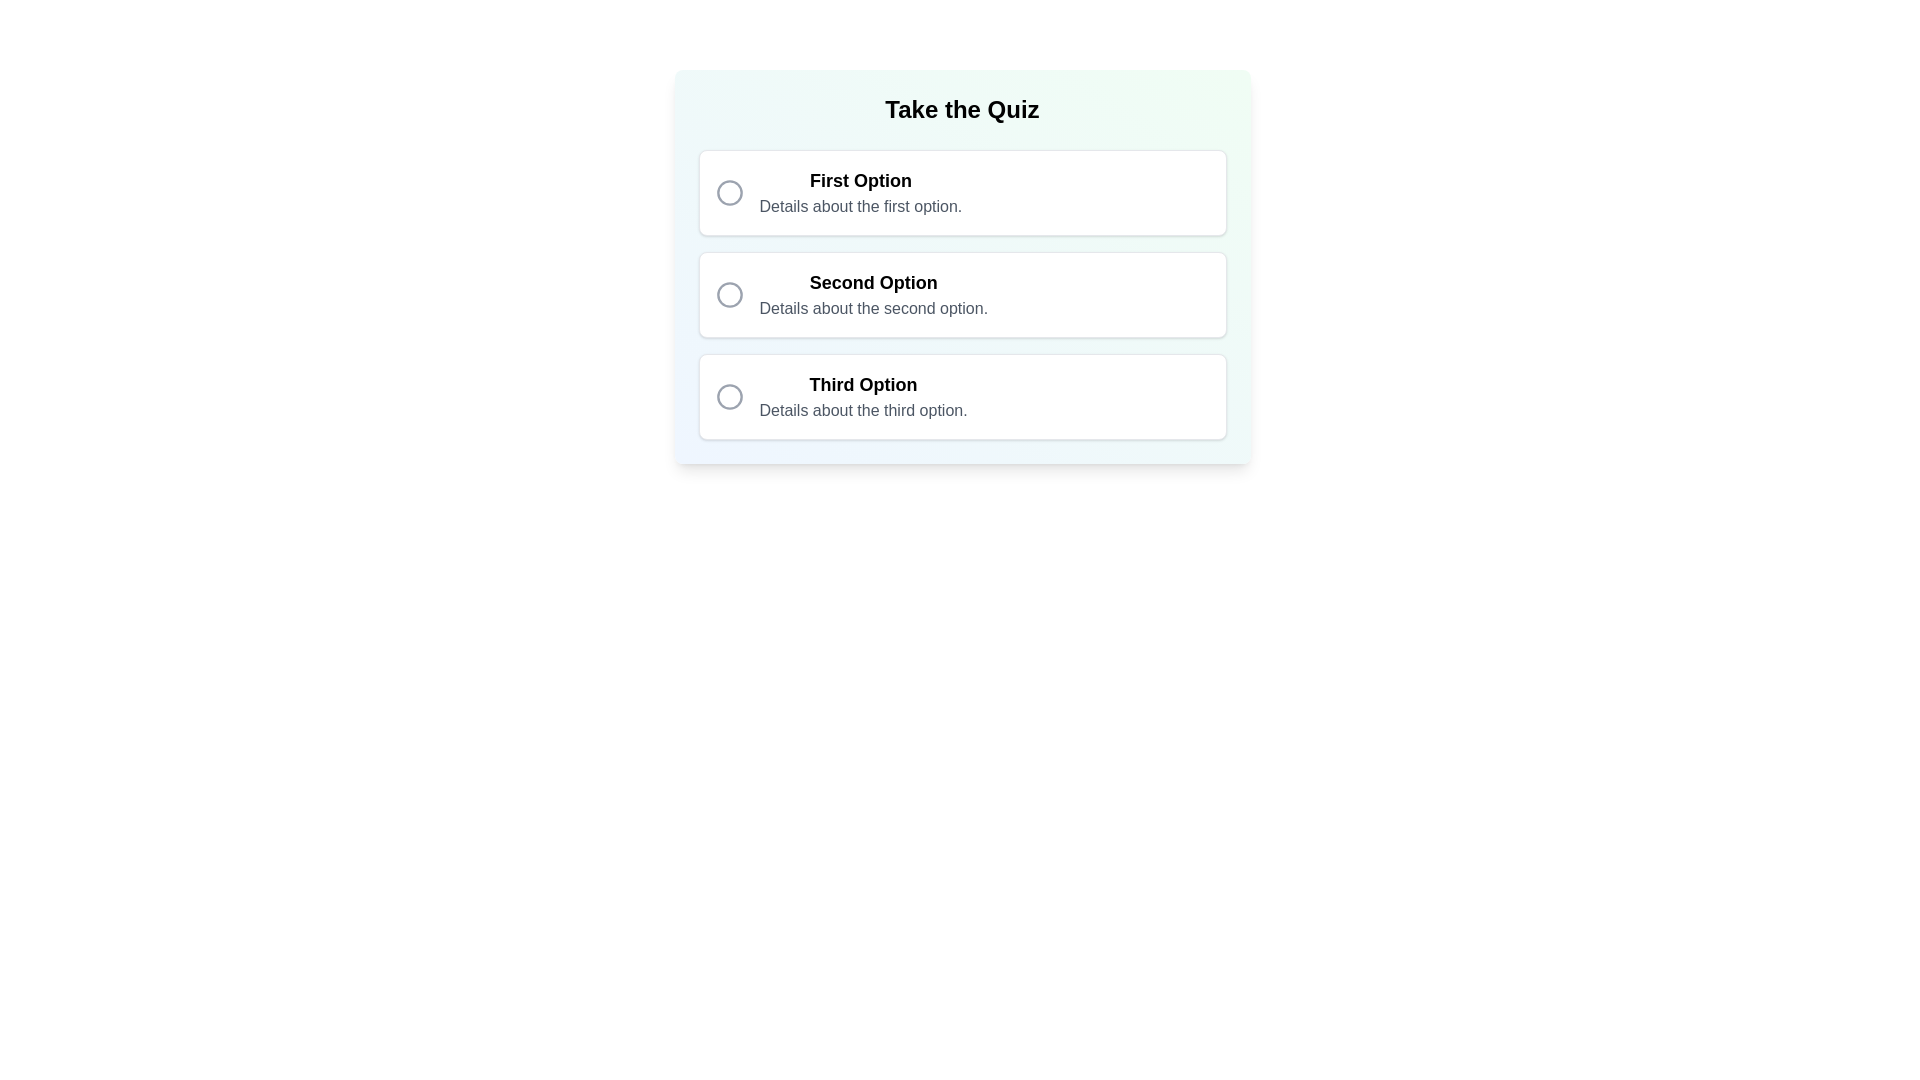 The height and width of the screenshot is (1080, 1920). Describe the element at coordinates (728, 192) in the screenshot. I see `the unselected radio button located at the top left corner of the 'First Option'` at that location.